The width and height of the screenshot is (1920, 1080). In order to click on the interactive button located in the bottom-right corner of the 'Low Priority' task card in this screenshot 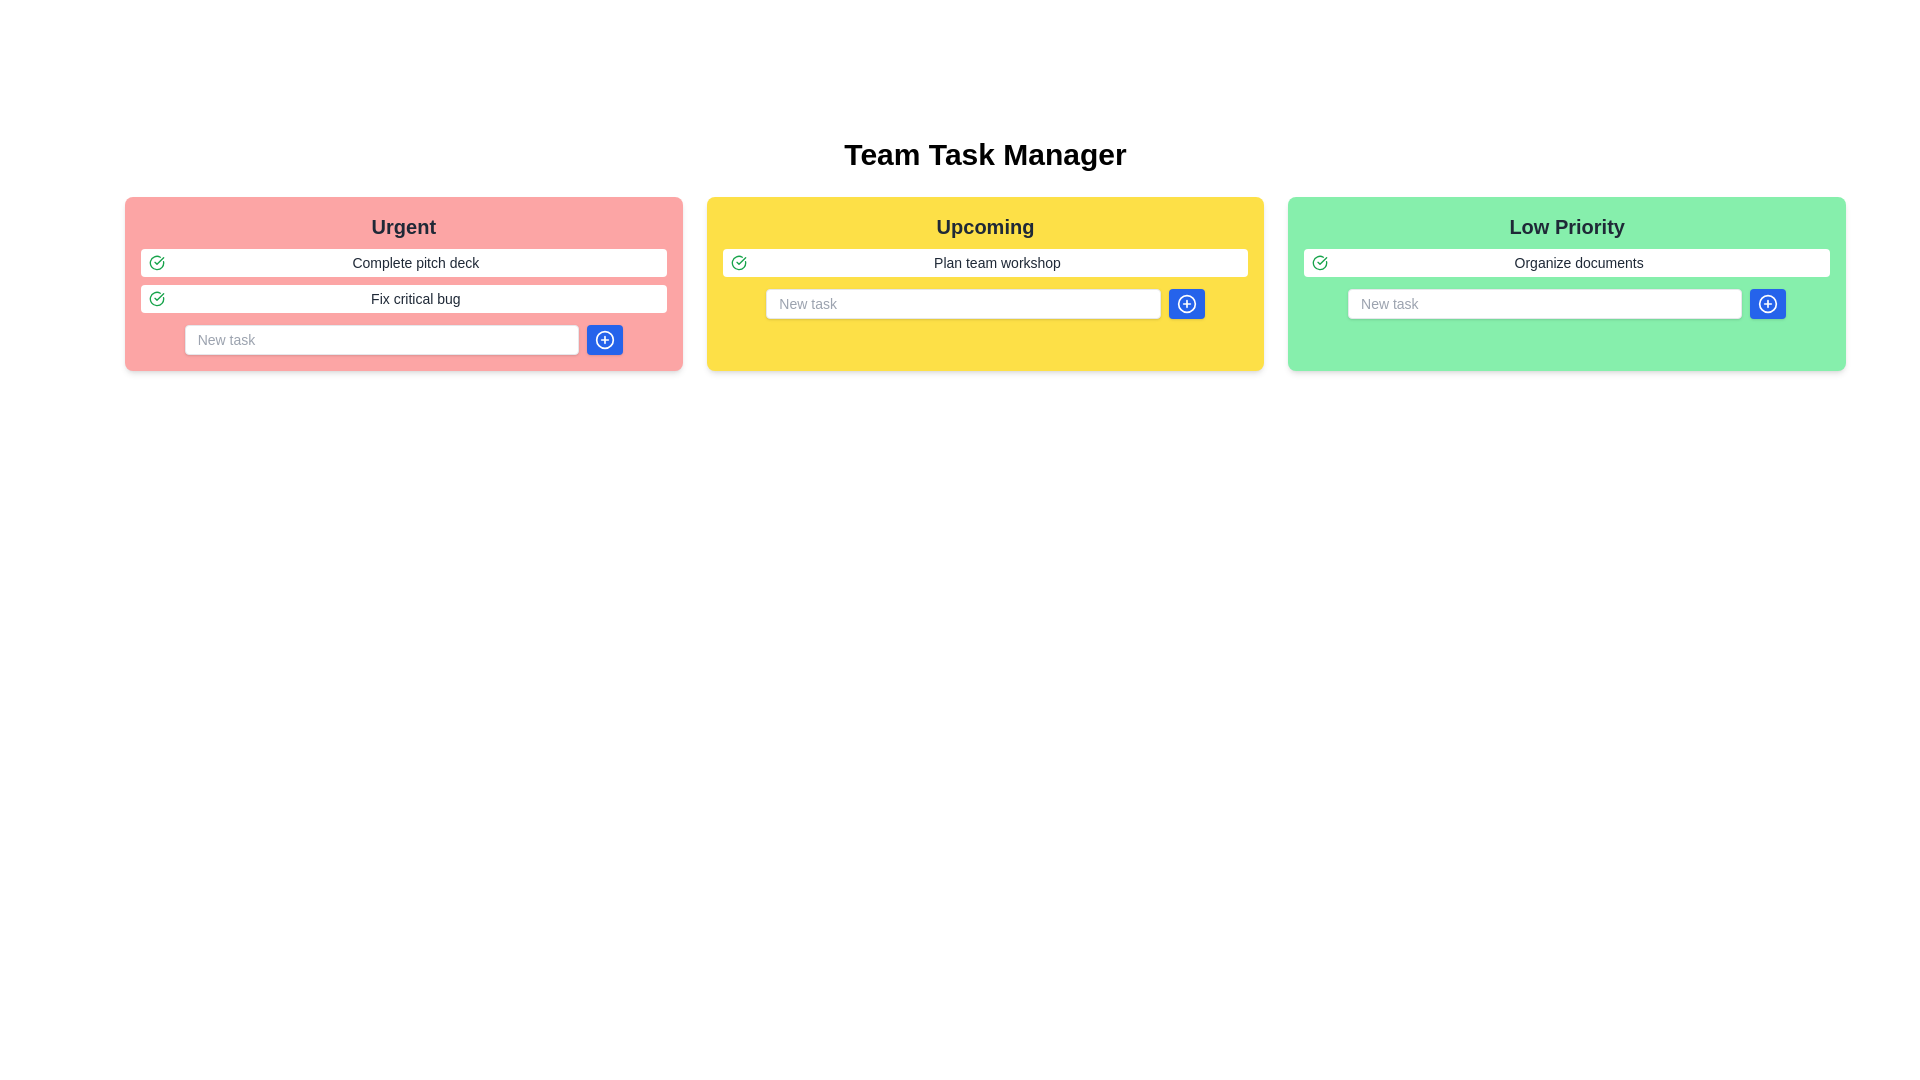, I will do `click(1768, 304)`.